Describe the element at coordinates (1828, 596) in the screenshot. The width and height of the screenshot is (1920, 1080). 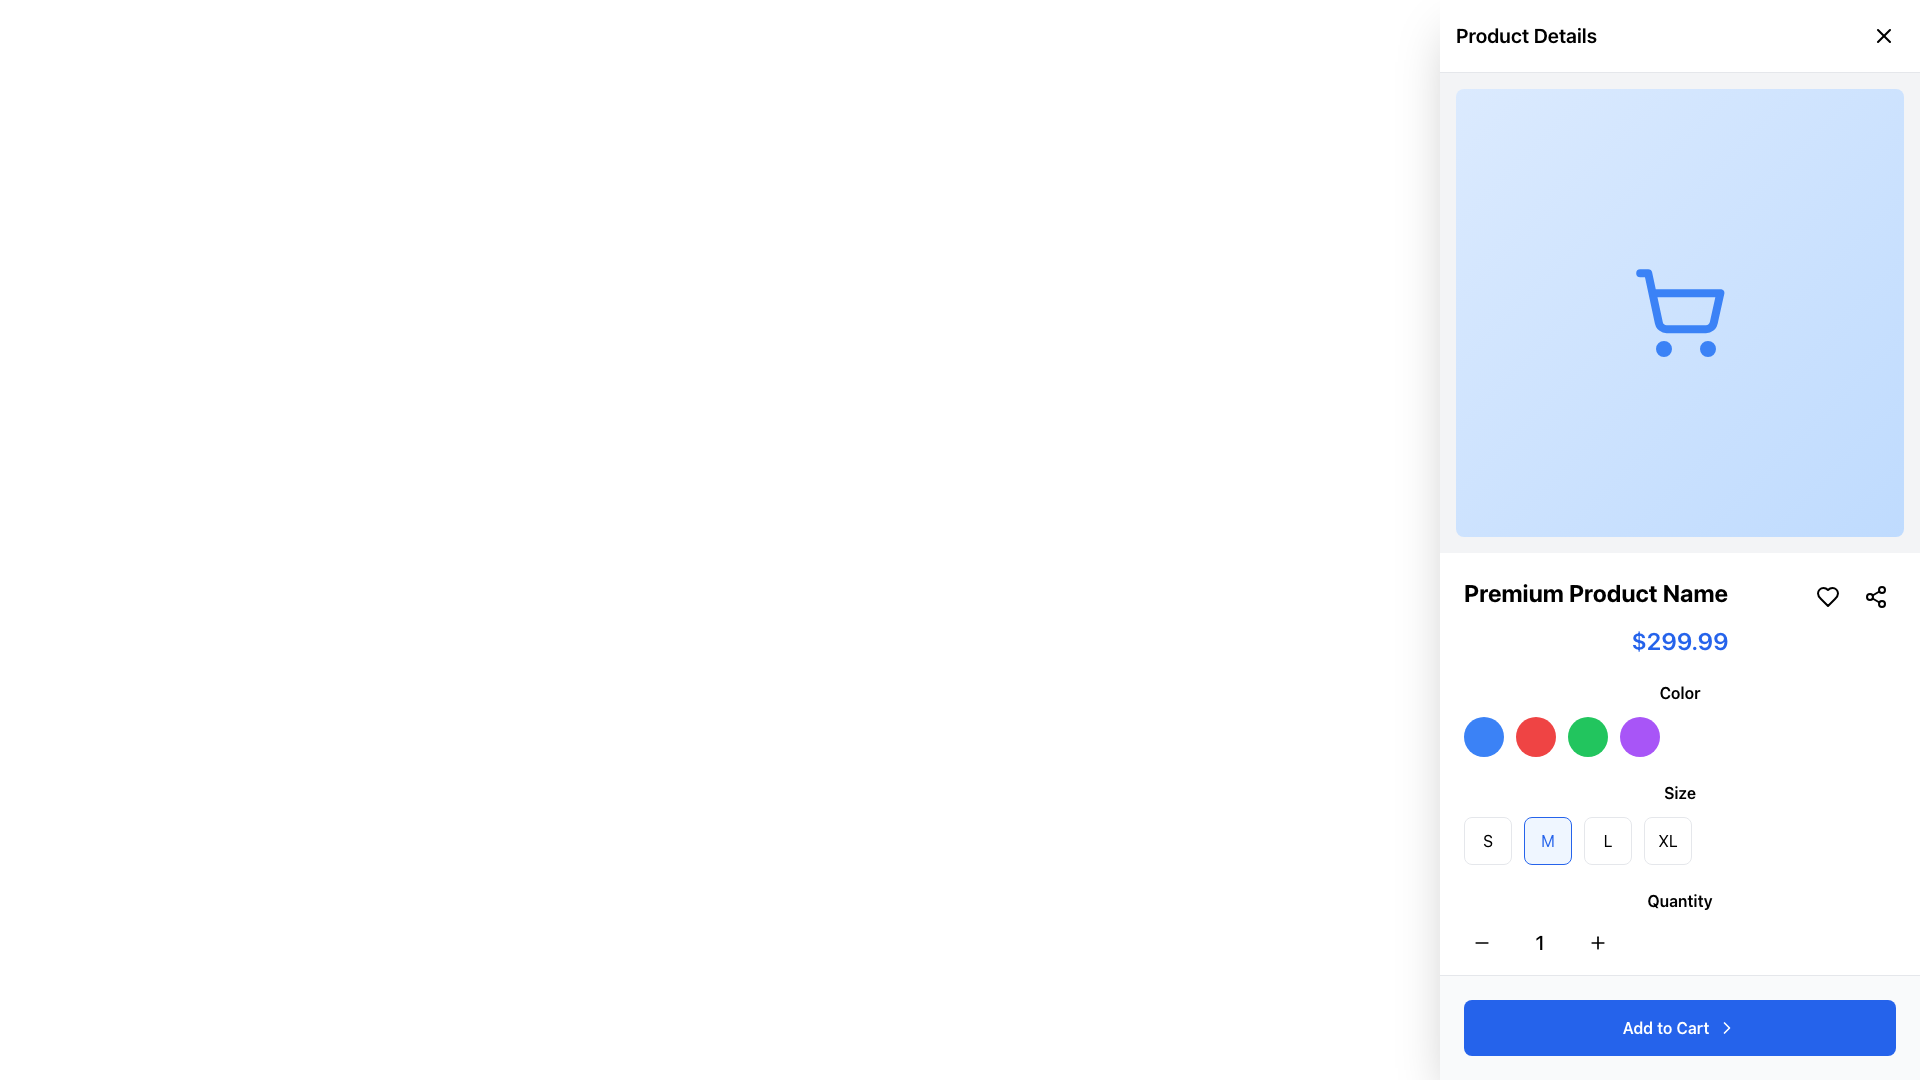
I see `the heart-shaped icon with a black outline, located to the left of the share icon and adjacent to the product title 'Premium Product Name'` at that location.